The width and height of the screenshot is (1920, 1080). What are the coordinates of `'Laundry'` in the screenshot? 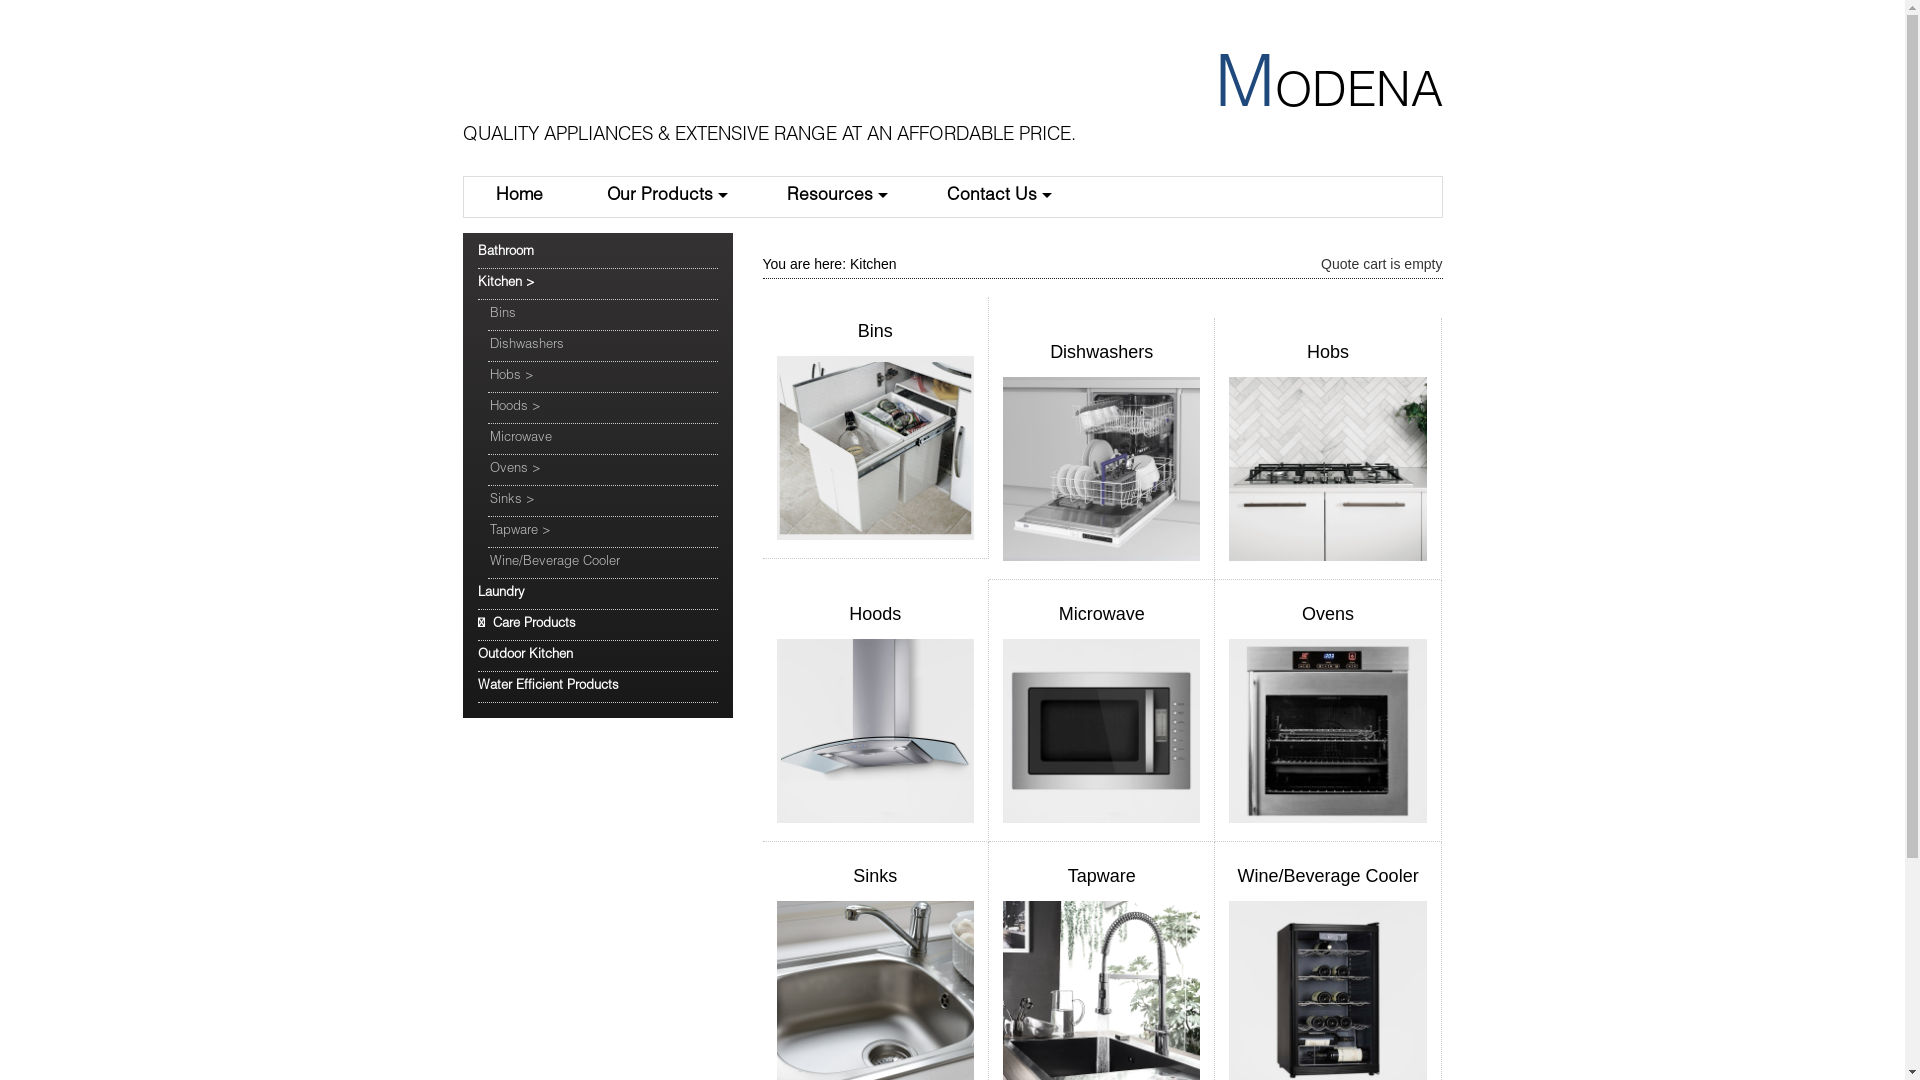 It's located at (597, 593).